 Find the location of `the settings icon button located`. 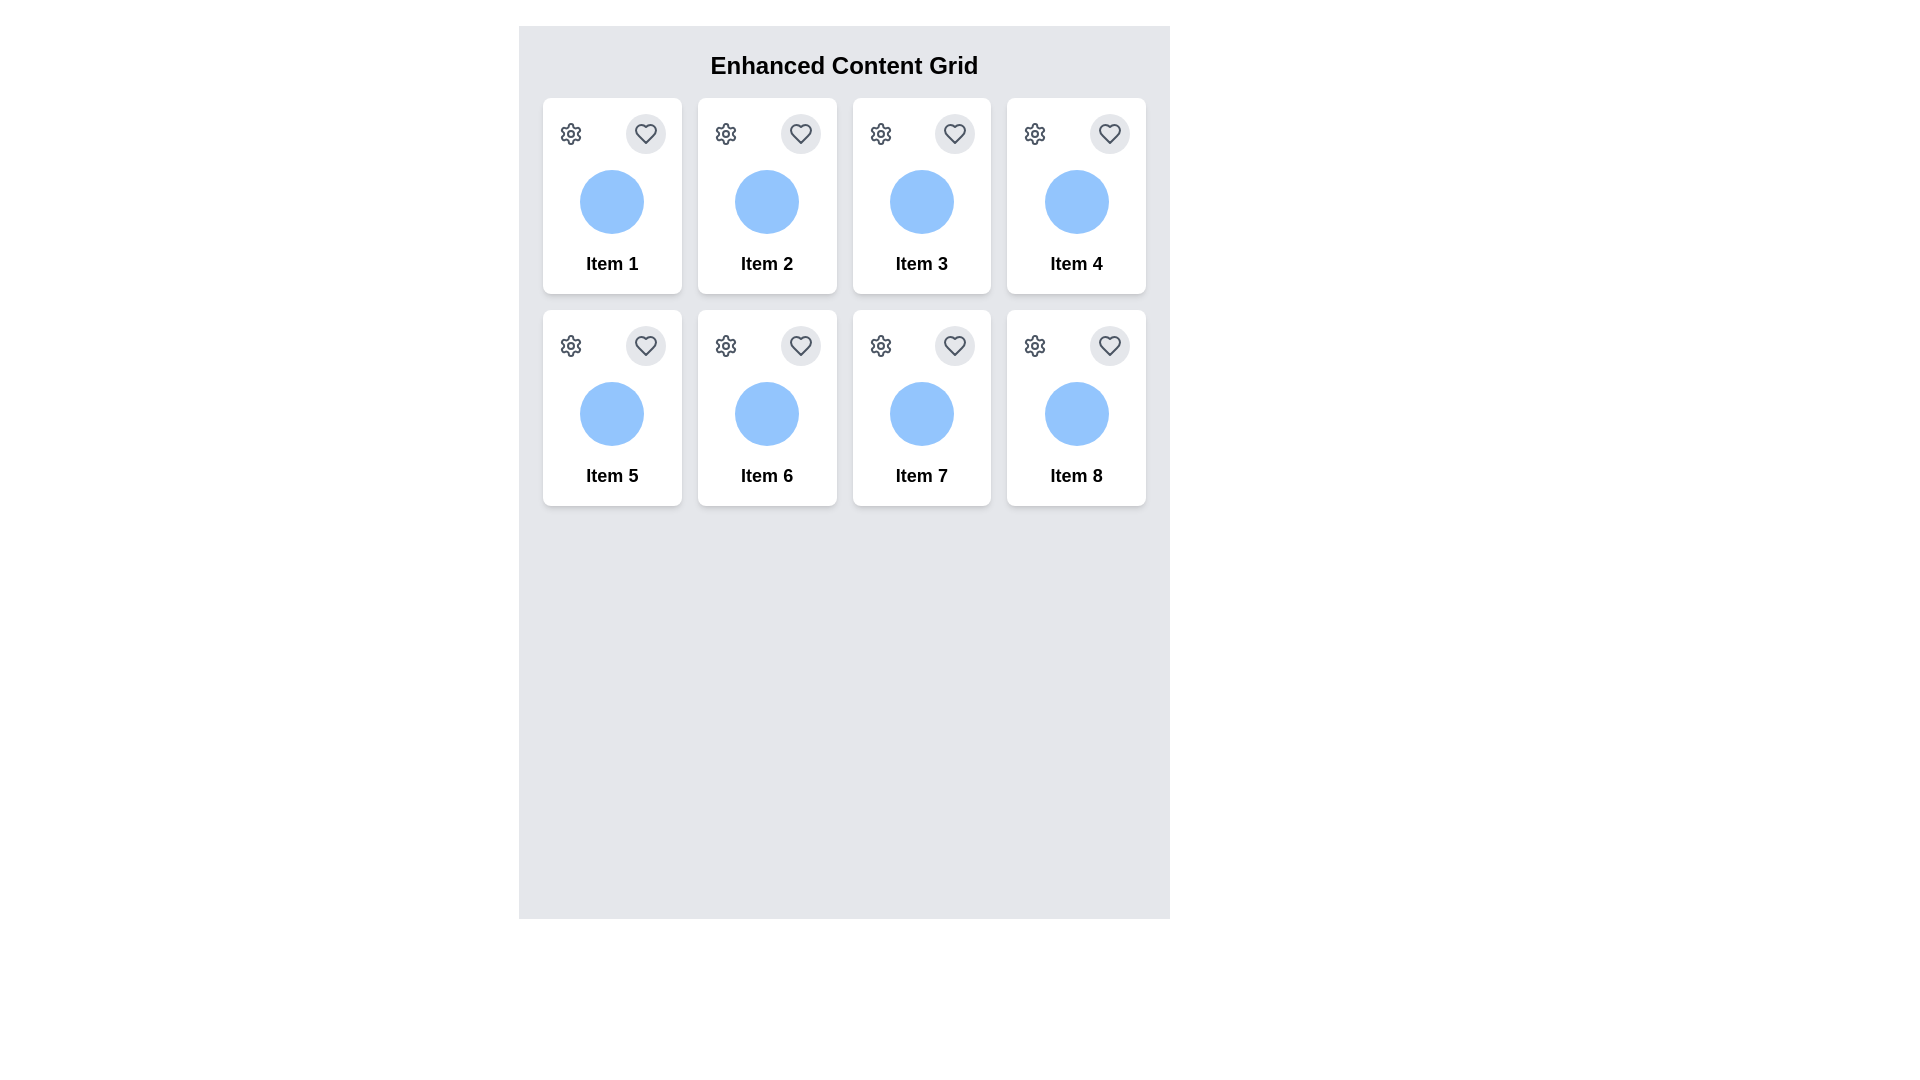

the settings icon button located is located at coordinates (1035, 345).